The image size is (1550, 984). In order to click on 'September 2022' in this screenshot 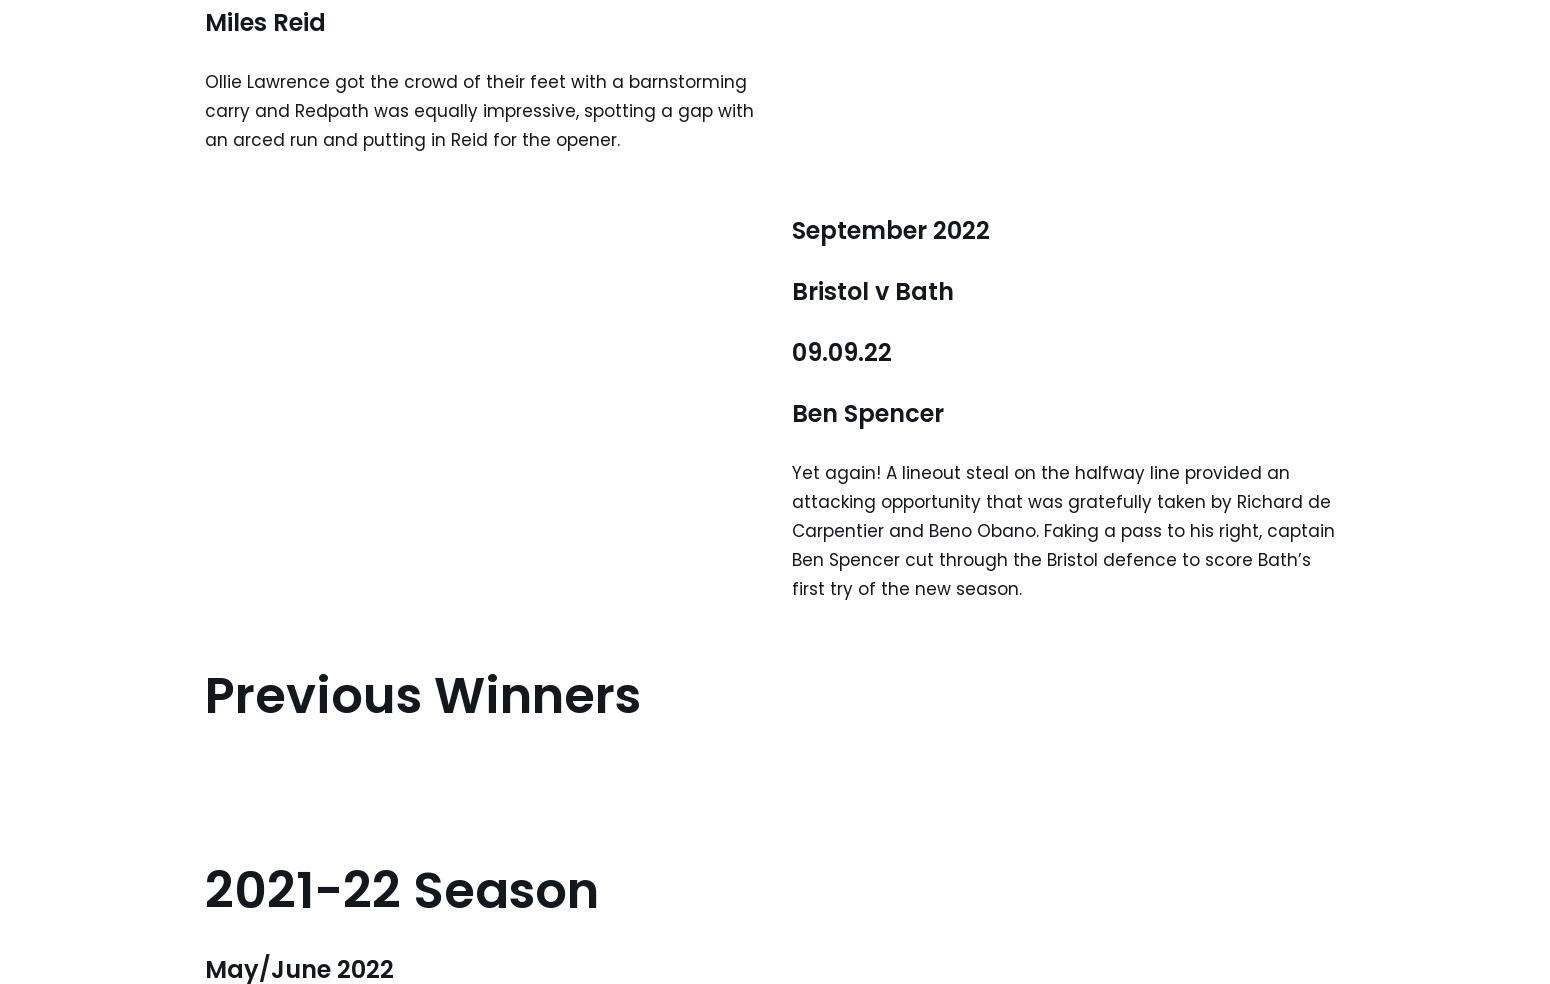, I will do `click(890, 229)`.